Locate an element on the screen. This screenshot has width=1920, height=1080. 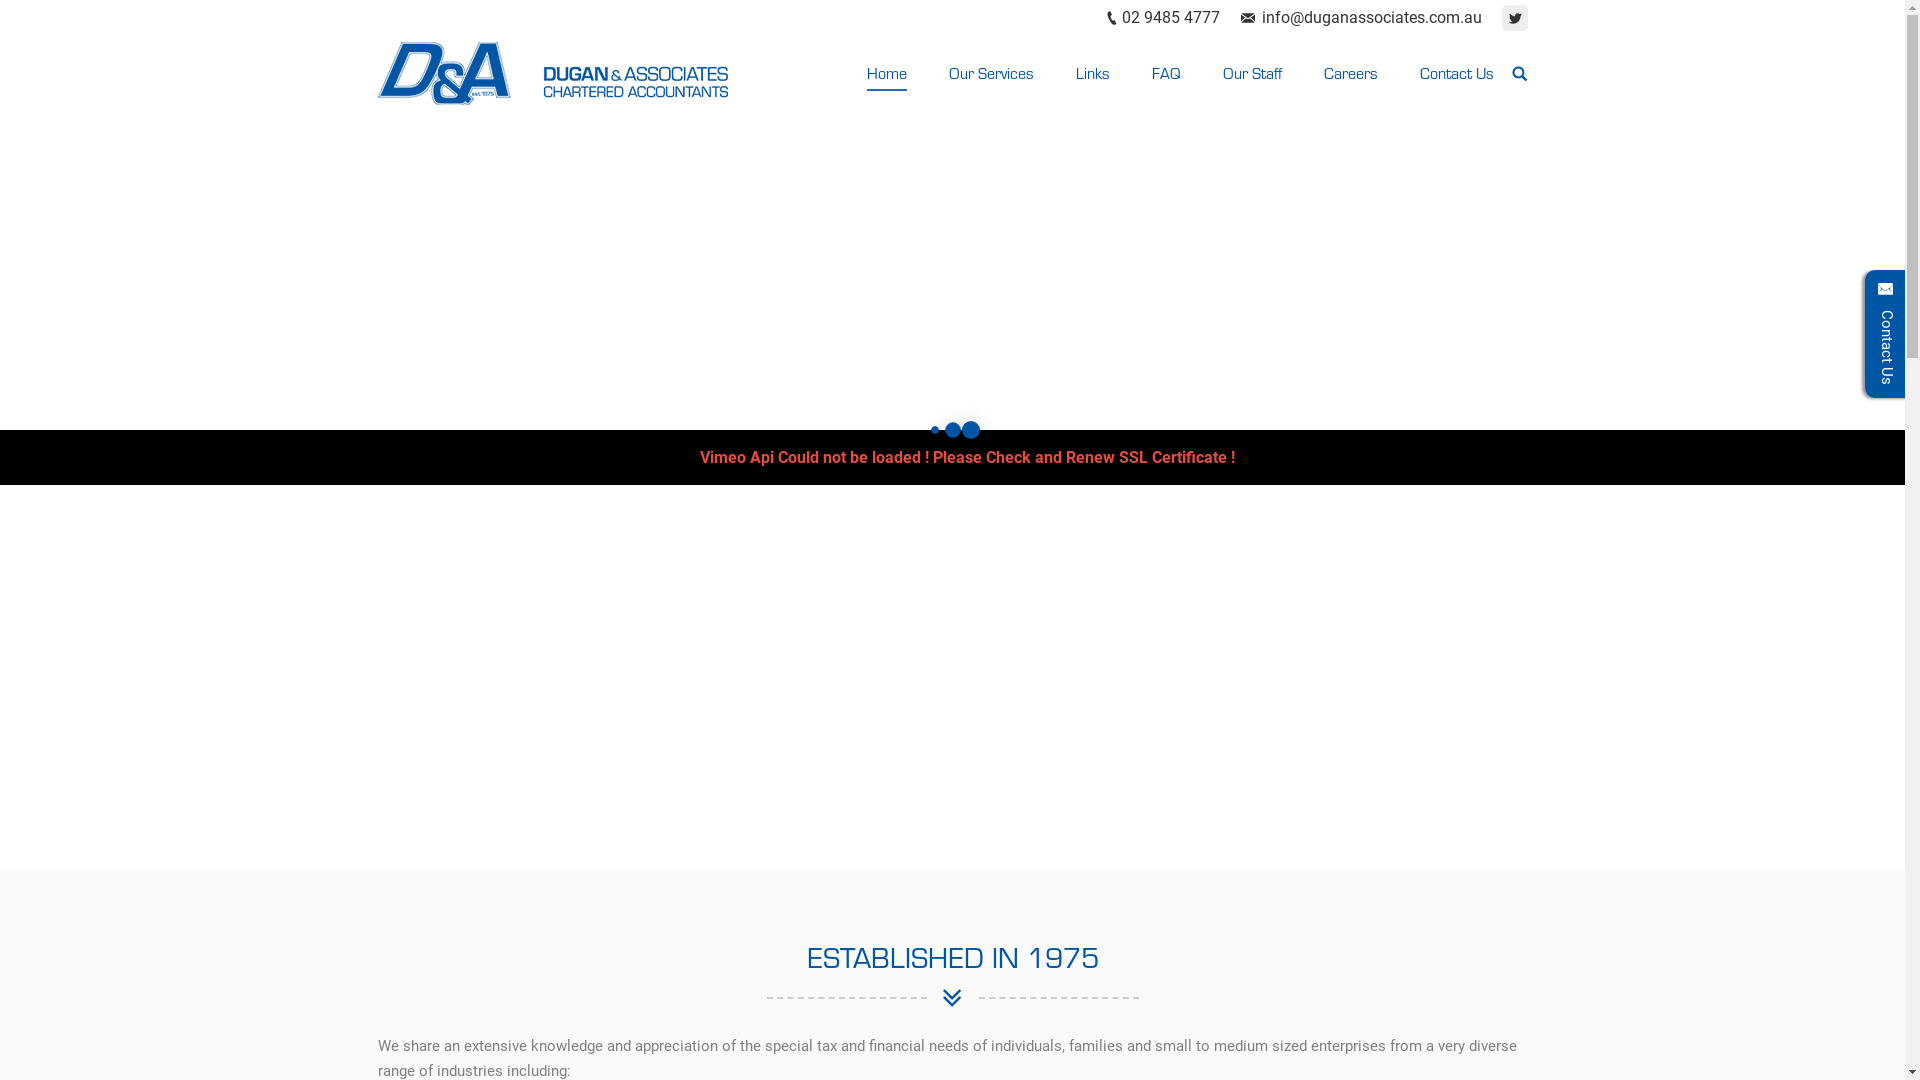
'Careers' is located at coordinates (1353, 72).